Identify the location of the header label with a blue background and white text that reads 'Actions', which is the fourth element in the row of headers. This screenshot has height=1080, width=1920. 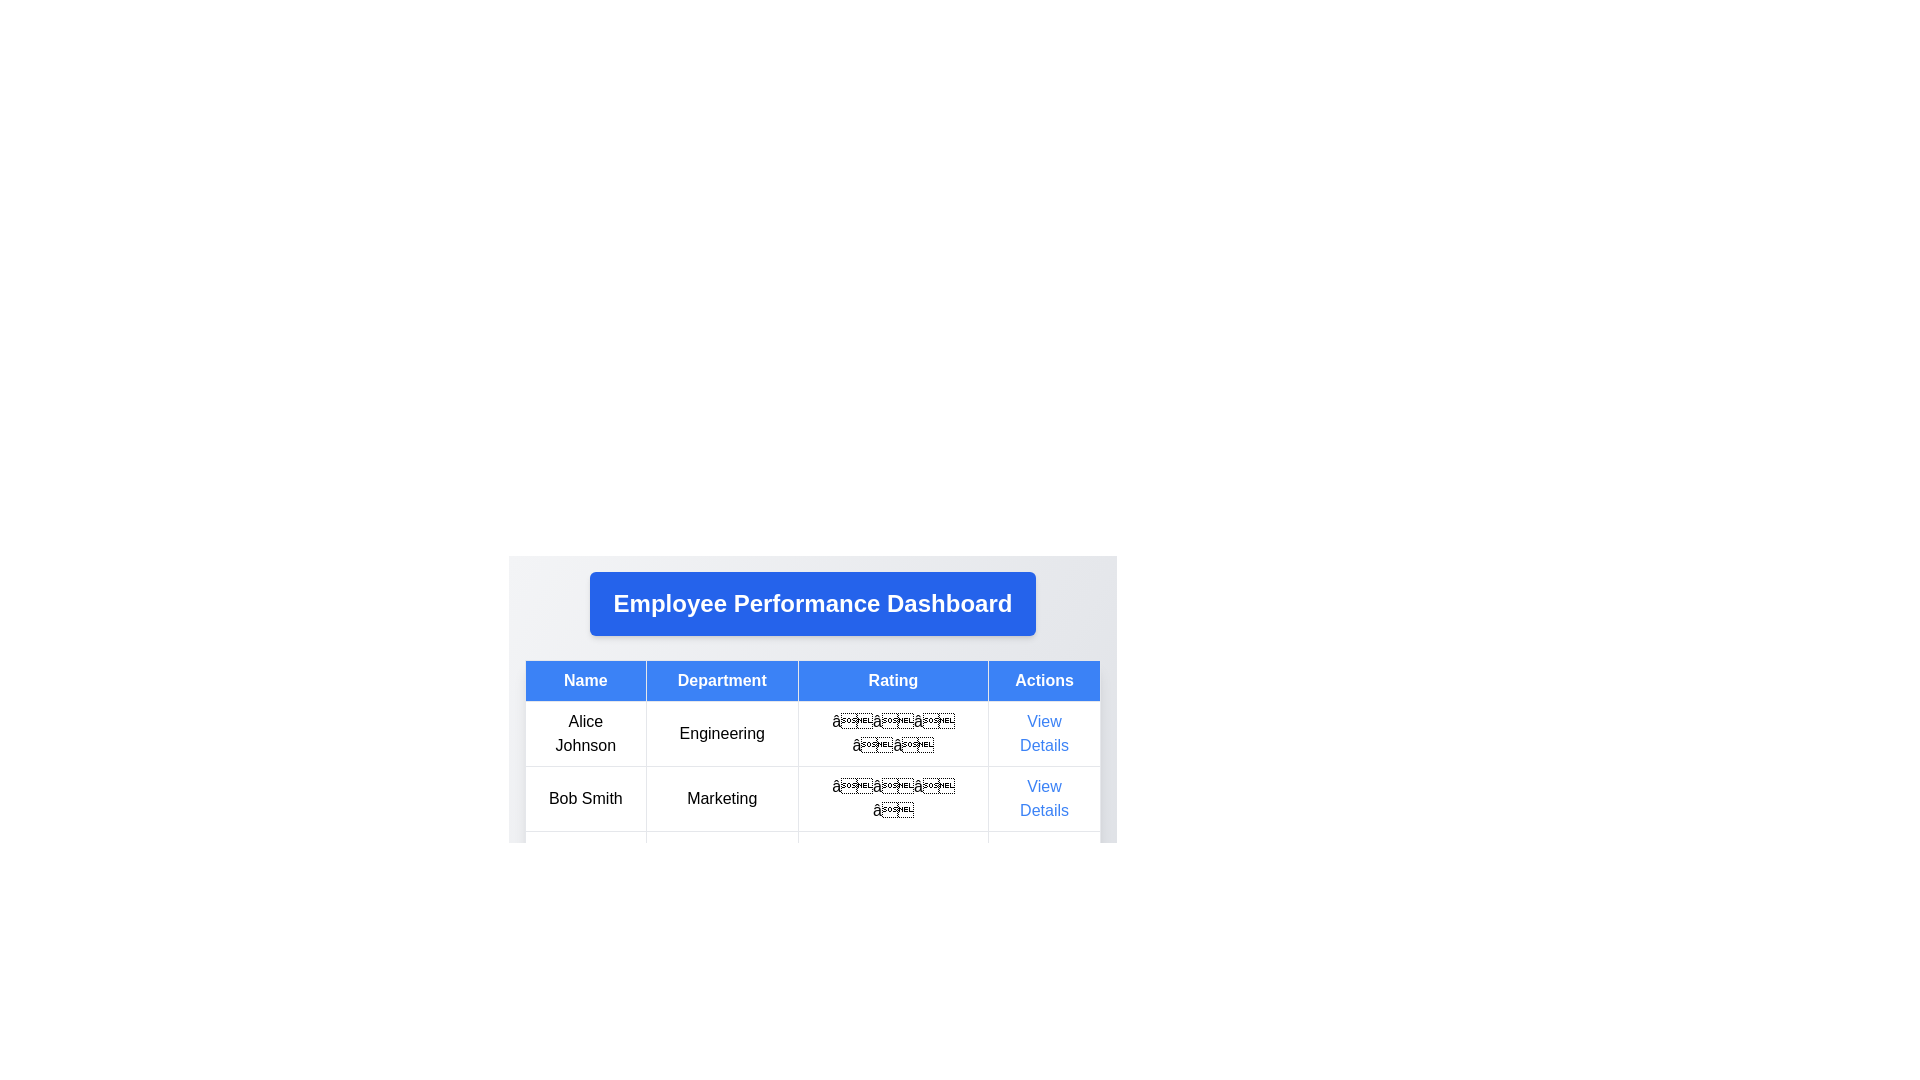
(1043, 680).